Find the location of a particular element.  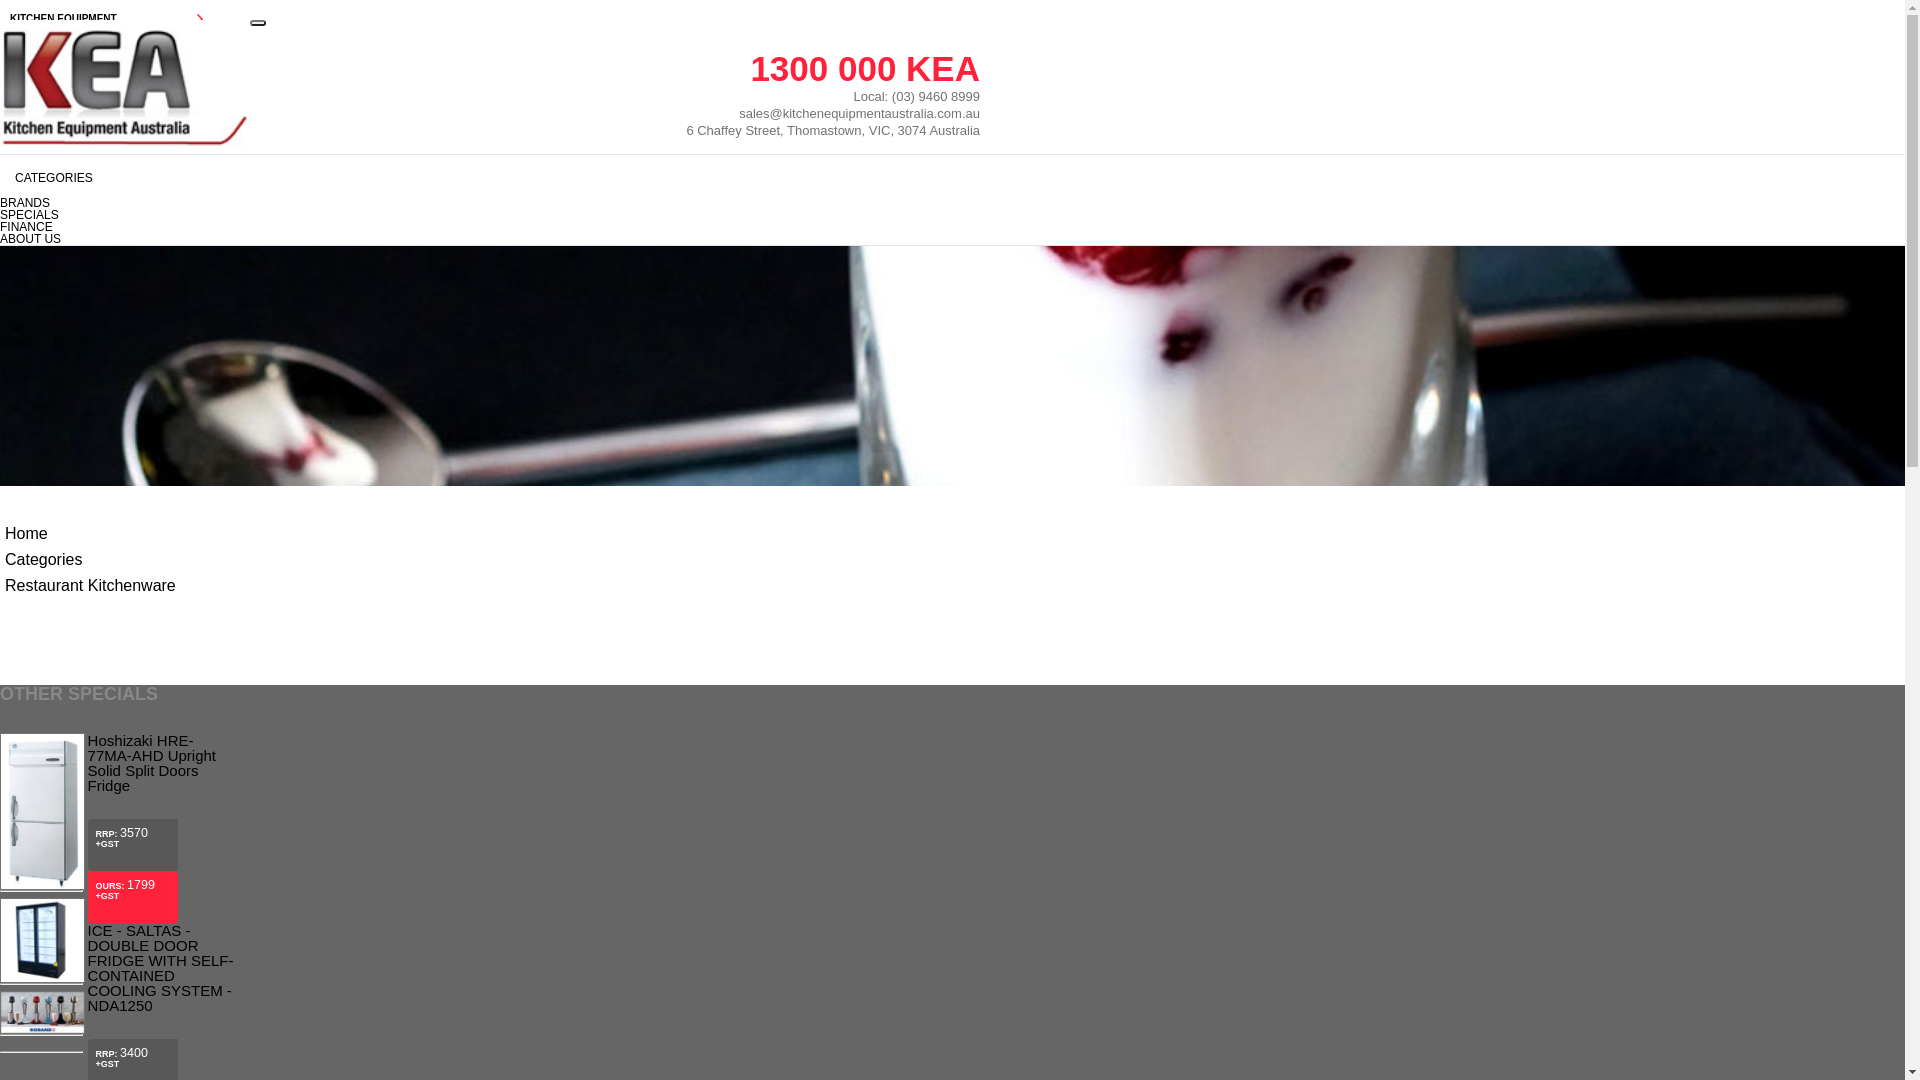

'COMMERCIAL COOKING EQUIPMENT' is located at coordinates (0, 132).